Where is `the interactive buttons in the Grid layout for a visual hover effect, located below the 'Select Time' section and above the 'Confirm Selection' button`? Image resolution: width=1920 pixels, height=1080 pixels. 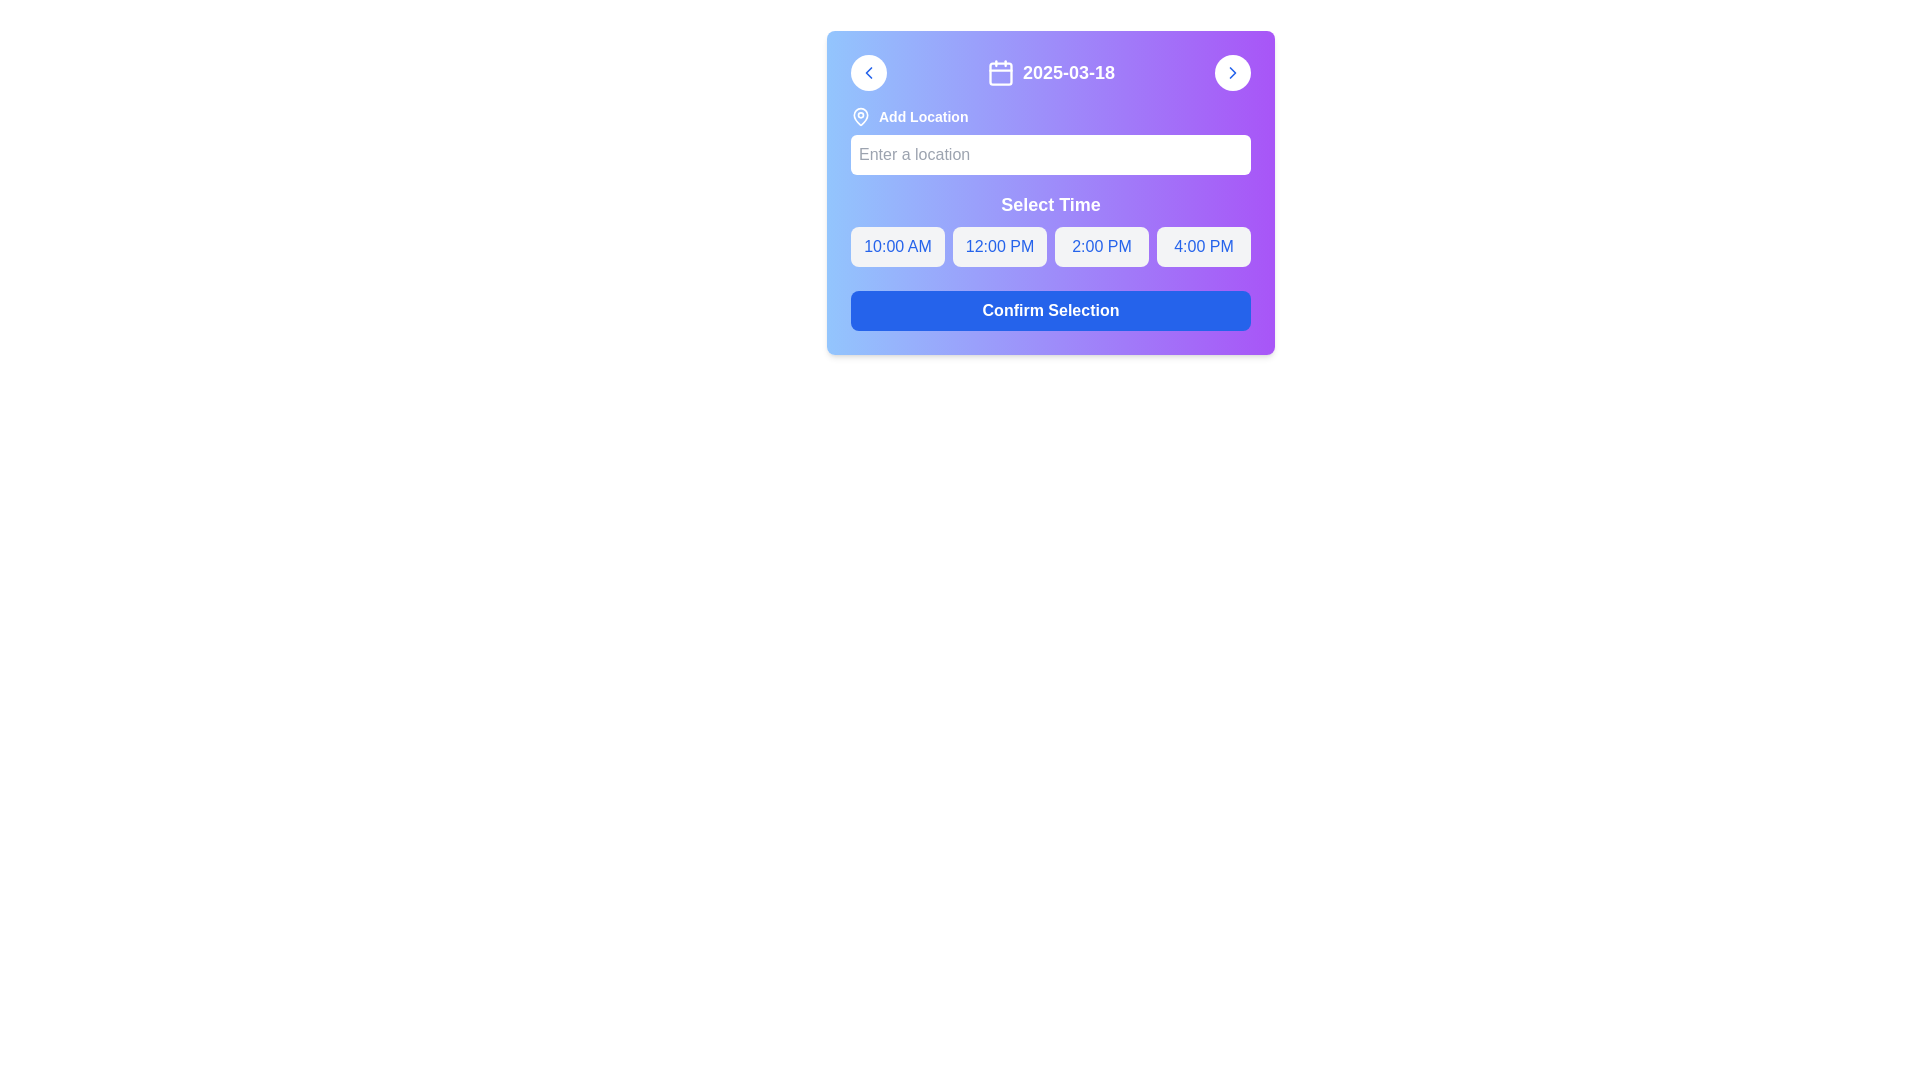
the interactive buttons in the Grid layout for a visual hover effect, located below the 'Select Time' section and above the 'Confirm Selection' button is located at coordinates (1050, 245).